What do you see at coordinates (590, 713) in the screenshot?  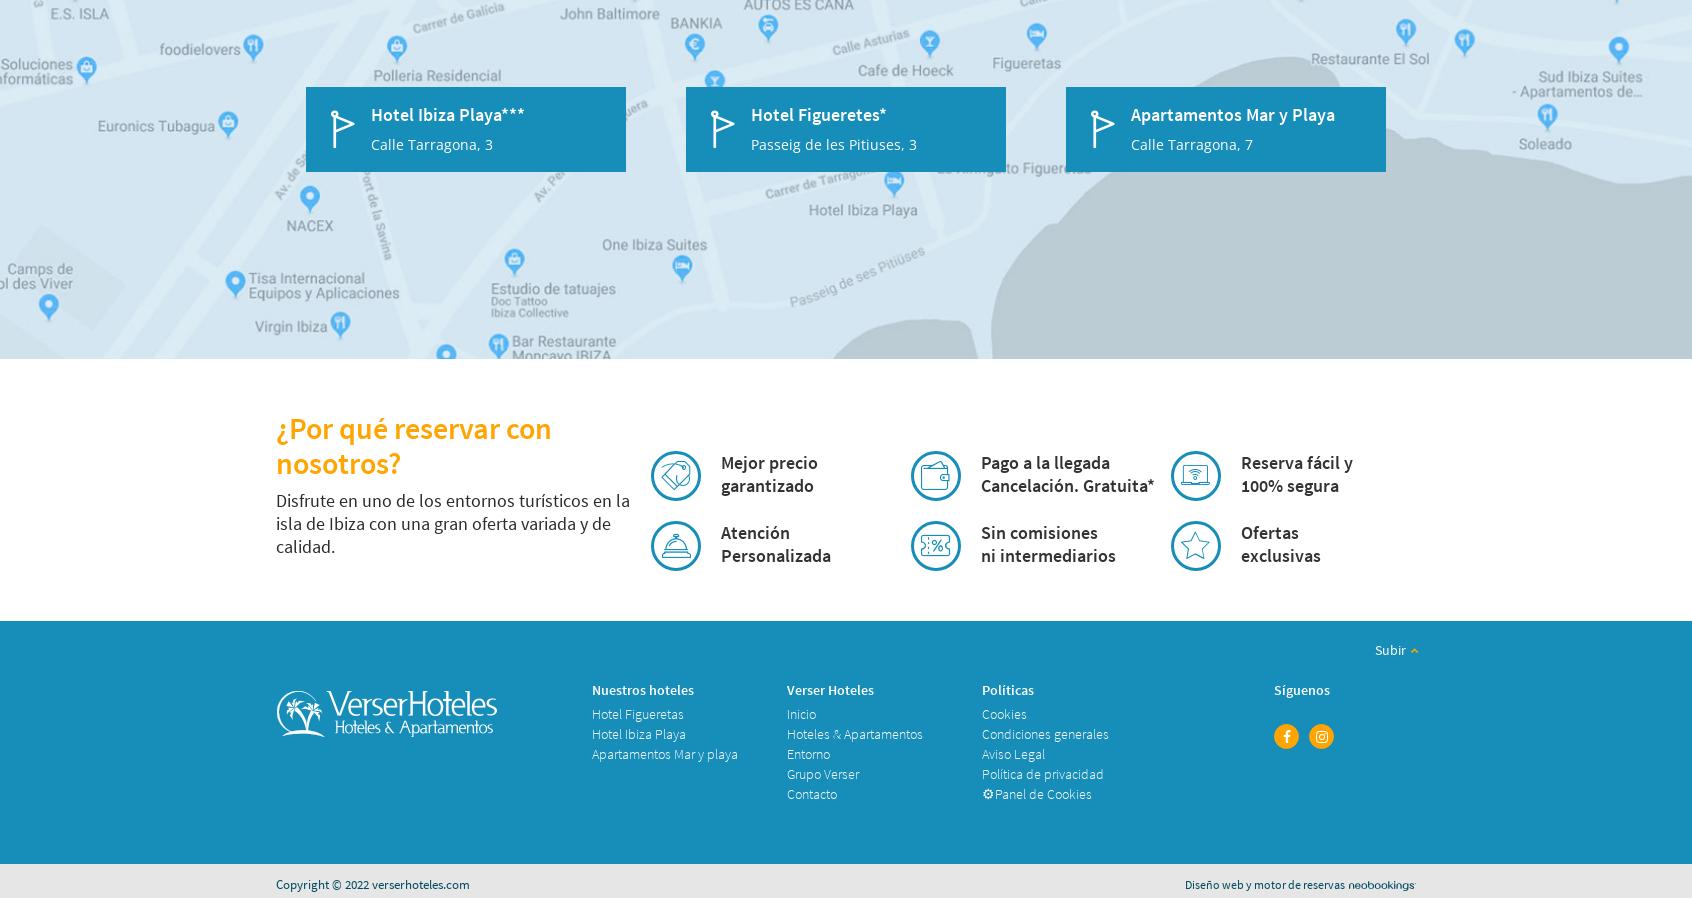 I see `'Hotel Figueretas'` at bounding box center [590, 713].